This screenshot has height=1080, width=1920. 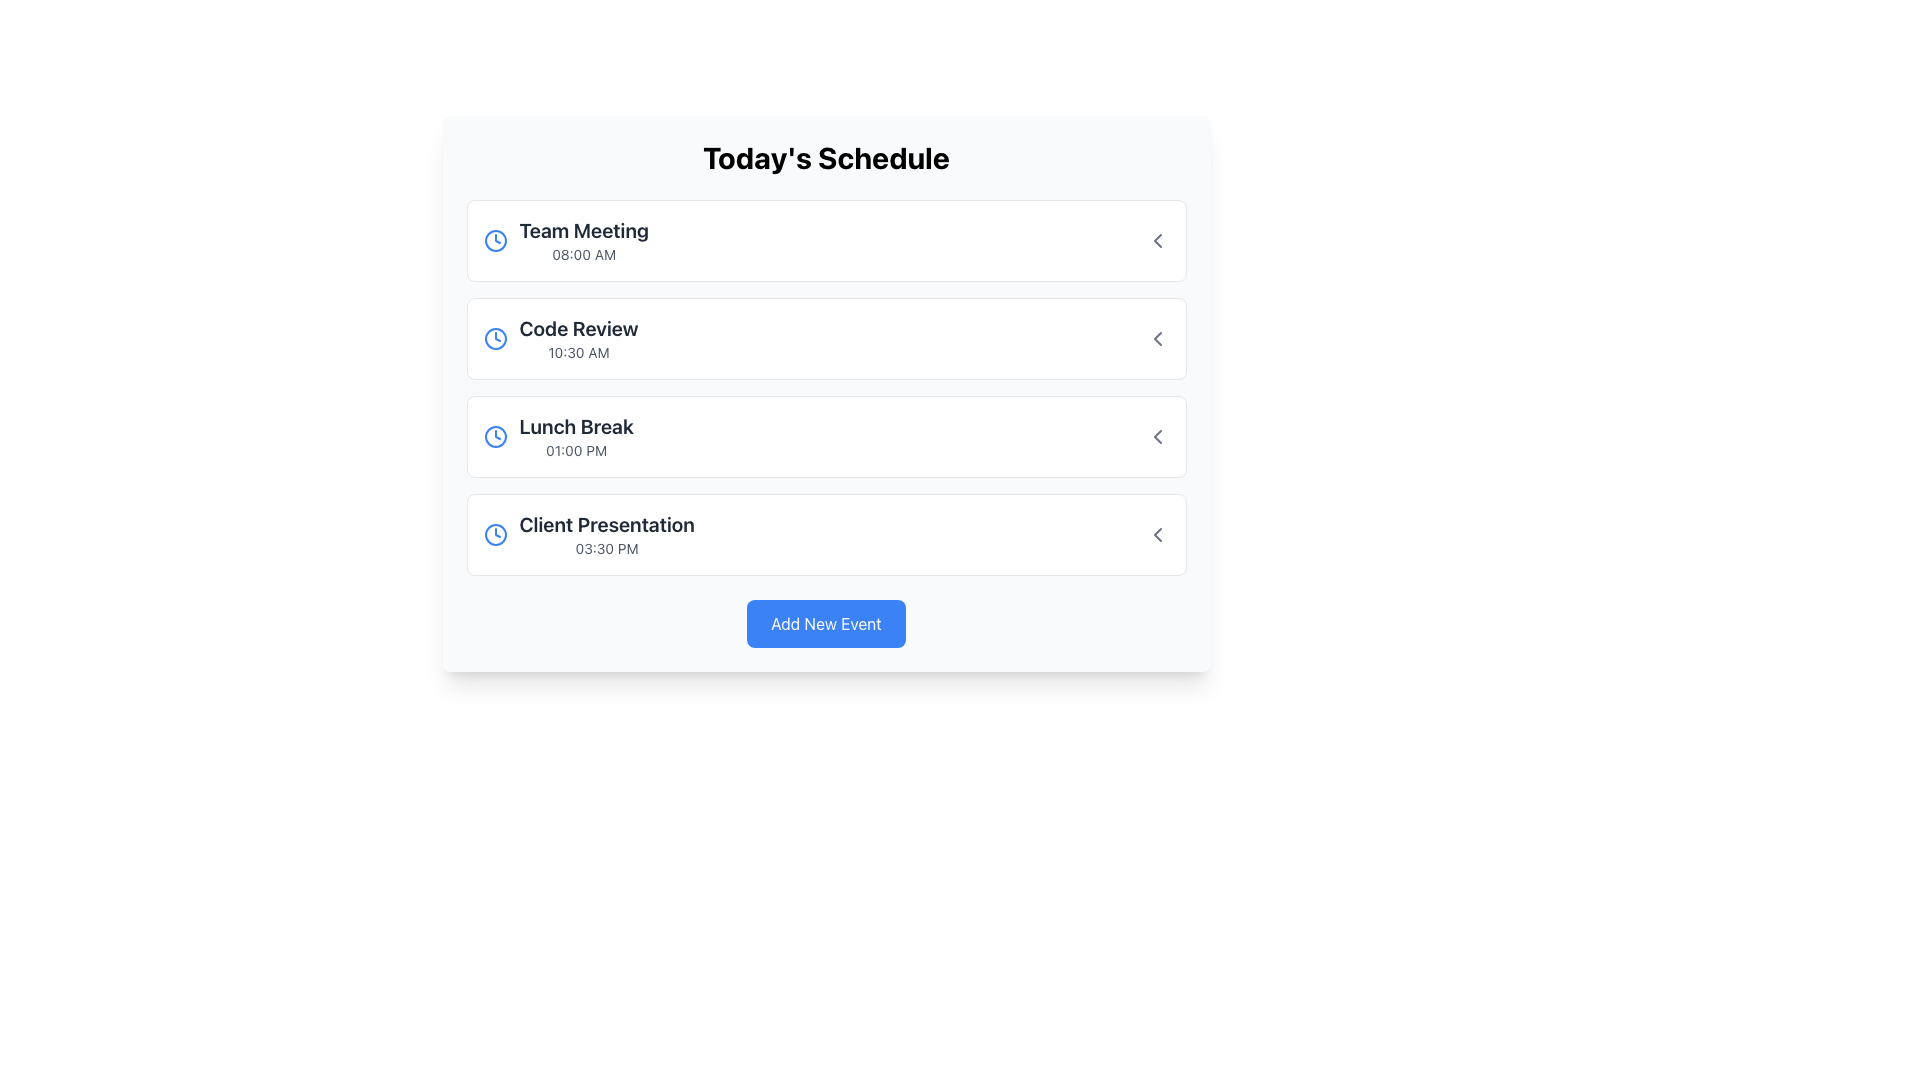 I want to click on the leftwards chevron arrow icon button, which is part of the 'Code Review' entry in the second row of icons, so click(x=1157, y=338).